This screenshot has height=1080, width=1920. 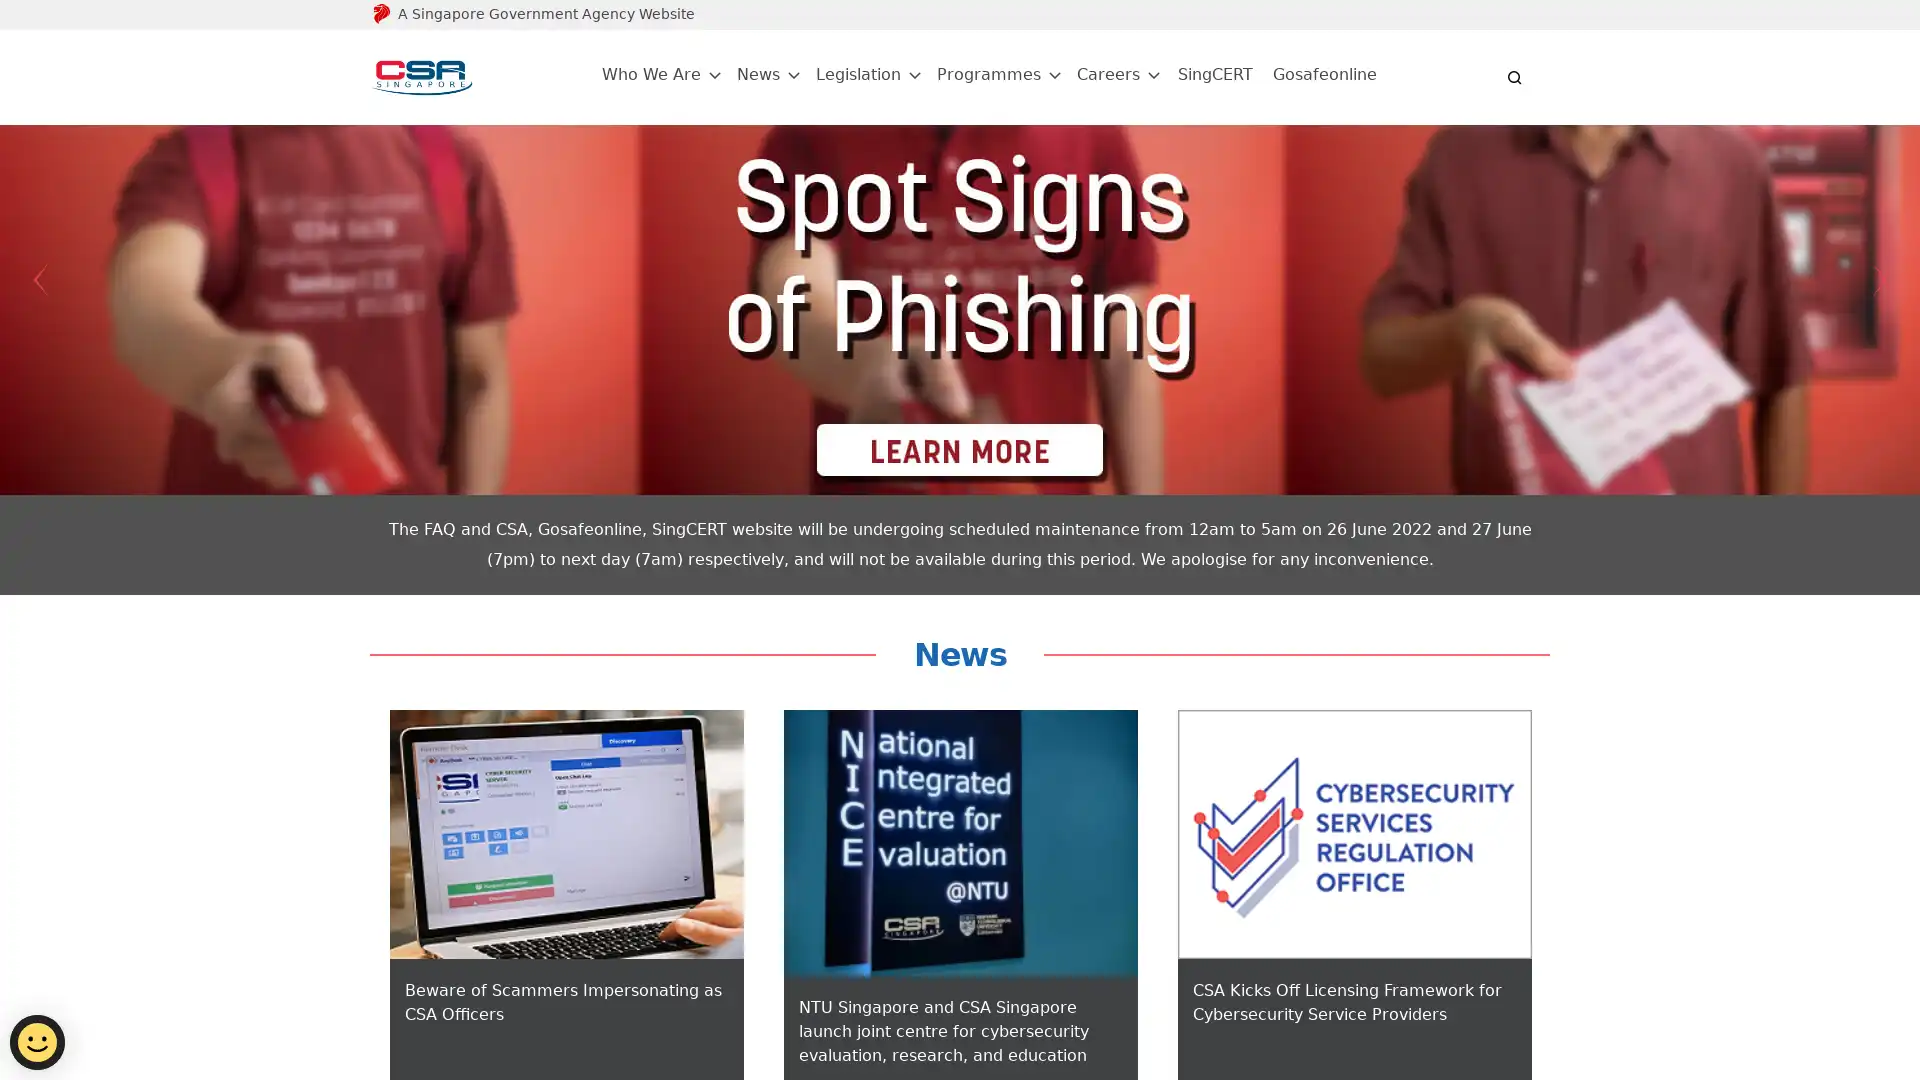 I want to click on Previous, so click(x=39, y=280).